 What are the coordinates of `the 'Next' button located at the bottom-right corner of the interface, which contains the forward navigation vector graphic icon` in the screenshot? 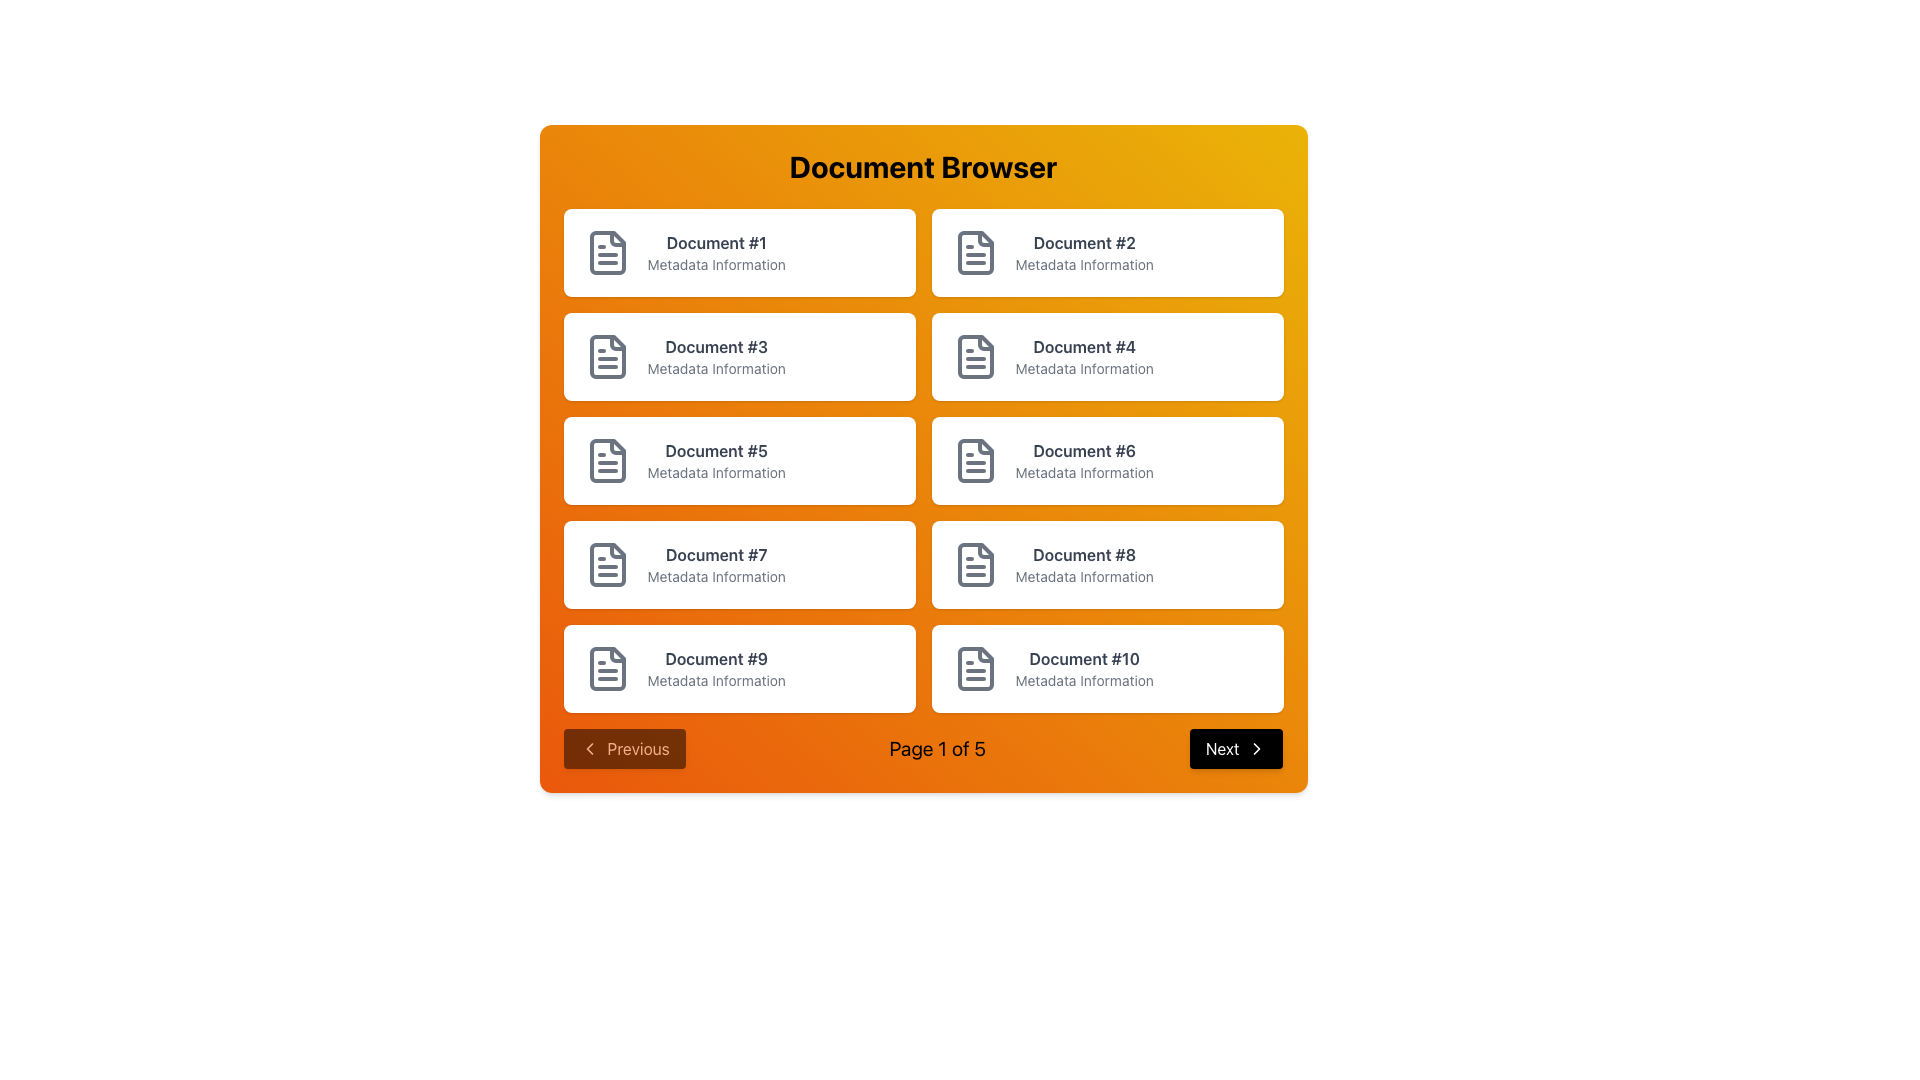 It's located at (1256, 748).